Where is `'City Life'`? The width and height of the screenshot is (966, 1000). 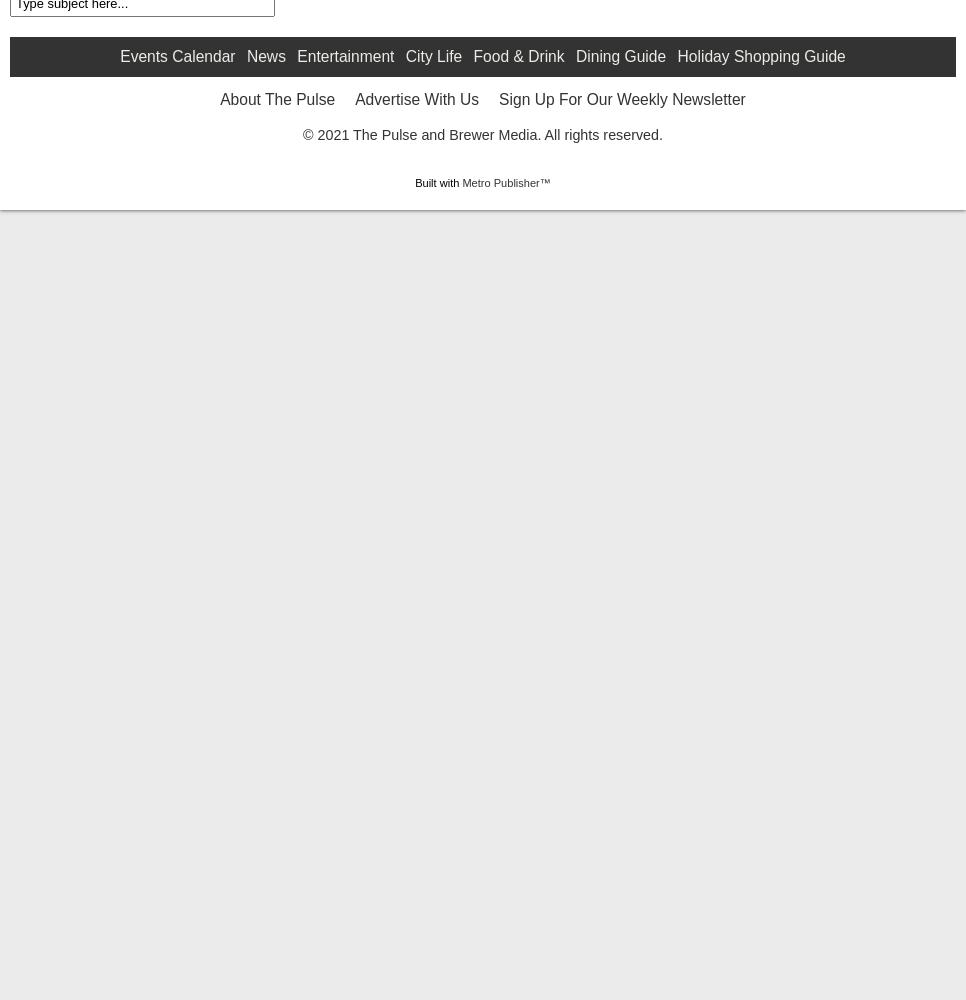 'City Life' is located at coordinates (432, 213).